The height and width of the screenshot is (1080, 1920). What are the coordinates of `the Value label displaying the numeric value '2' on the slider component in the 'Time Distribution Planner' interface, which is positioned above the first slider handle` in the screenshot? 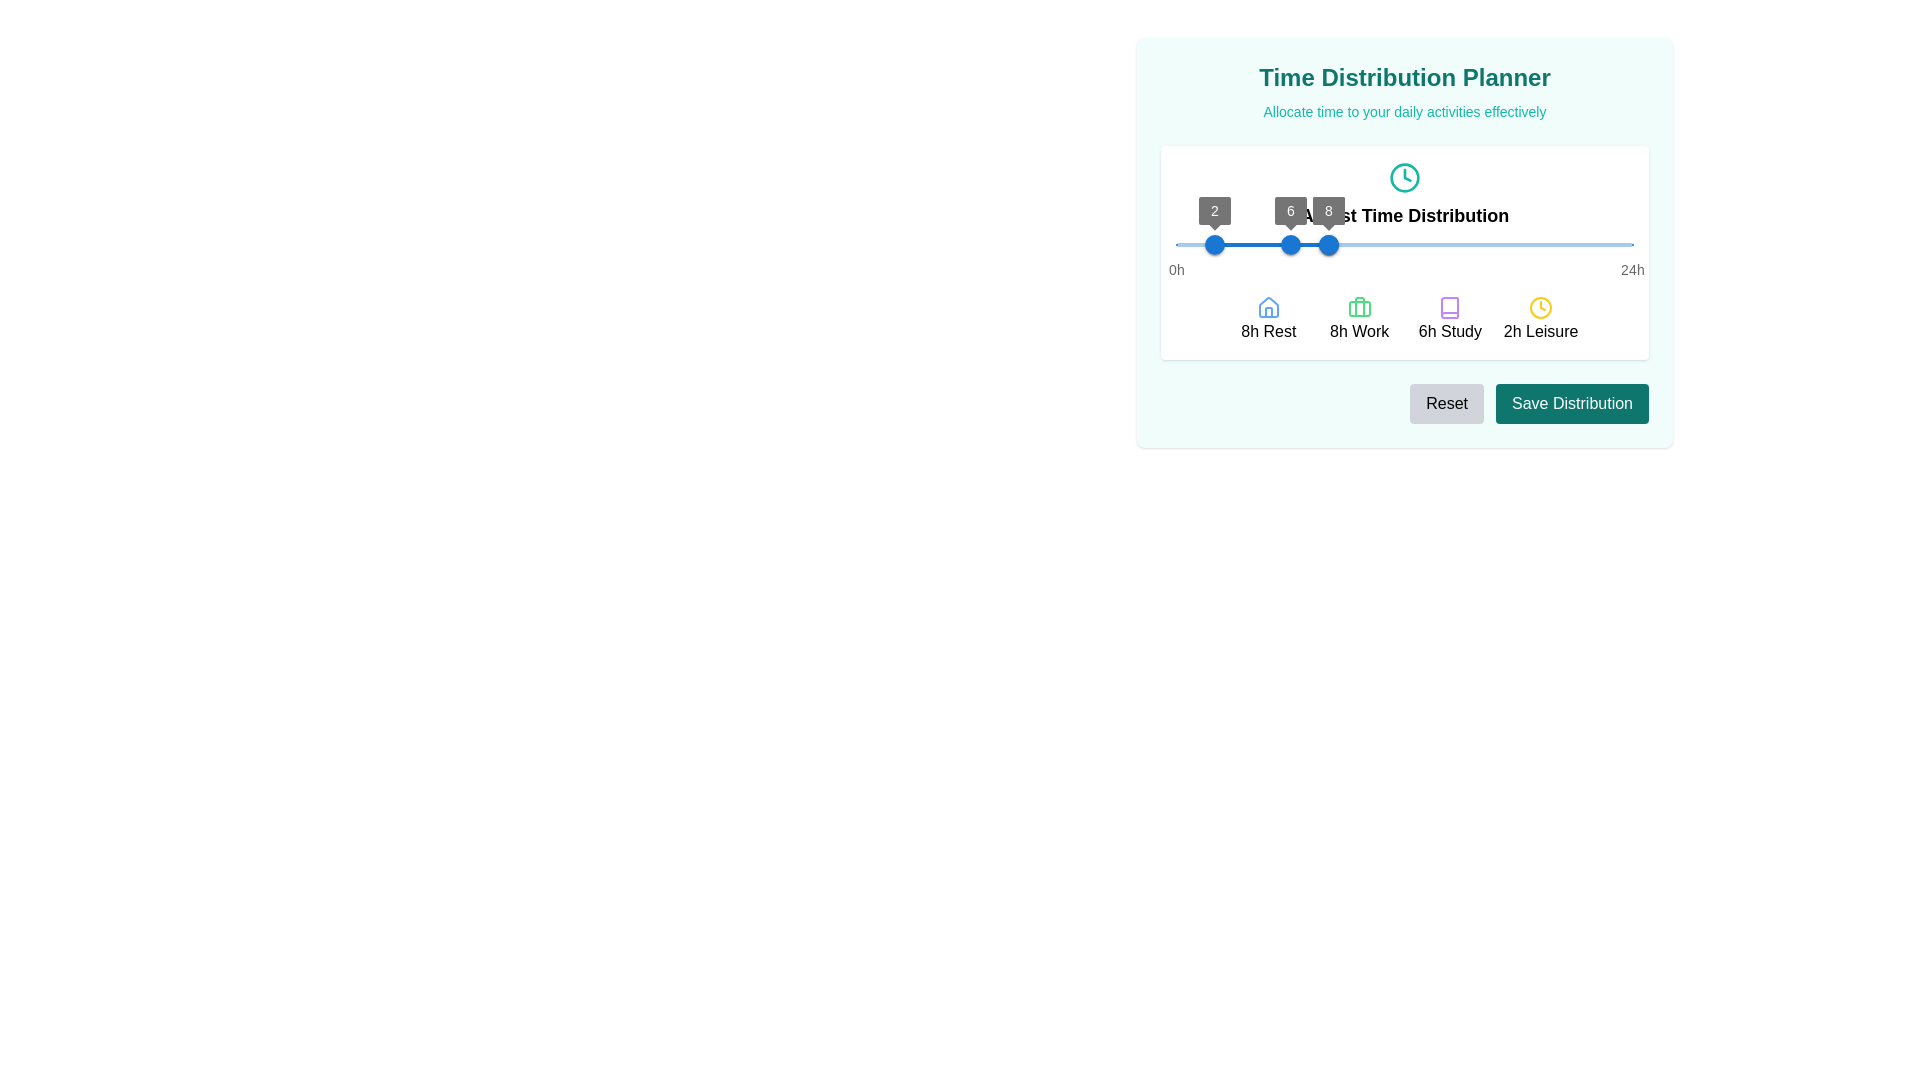 It's located at (1213, 211).